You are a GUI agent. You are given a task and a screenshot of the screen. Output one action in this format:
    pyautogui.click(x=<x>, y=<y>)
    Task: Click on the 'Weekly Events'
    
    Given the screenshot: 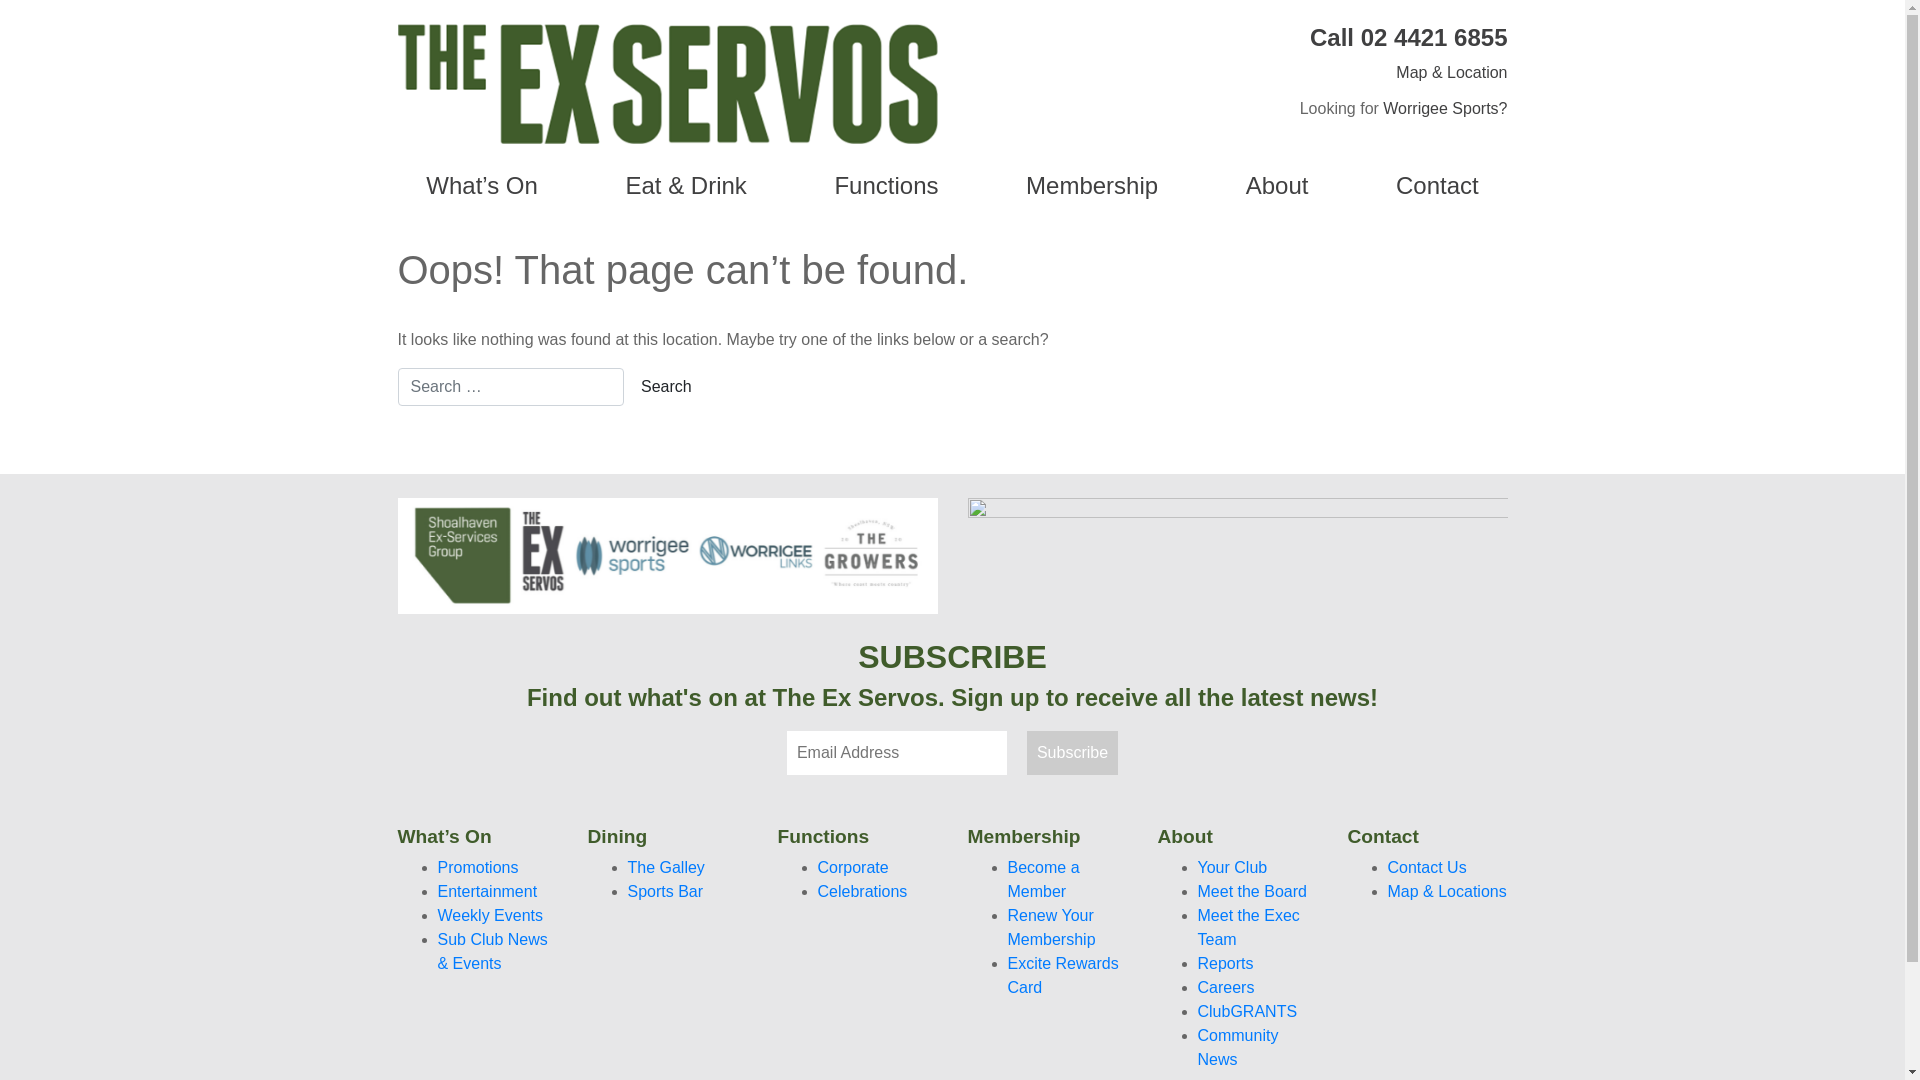 What is the action you would take?
    pyautogui.click(x=436, y=915)
    